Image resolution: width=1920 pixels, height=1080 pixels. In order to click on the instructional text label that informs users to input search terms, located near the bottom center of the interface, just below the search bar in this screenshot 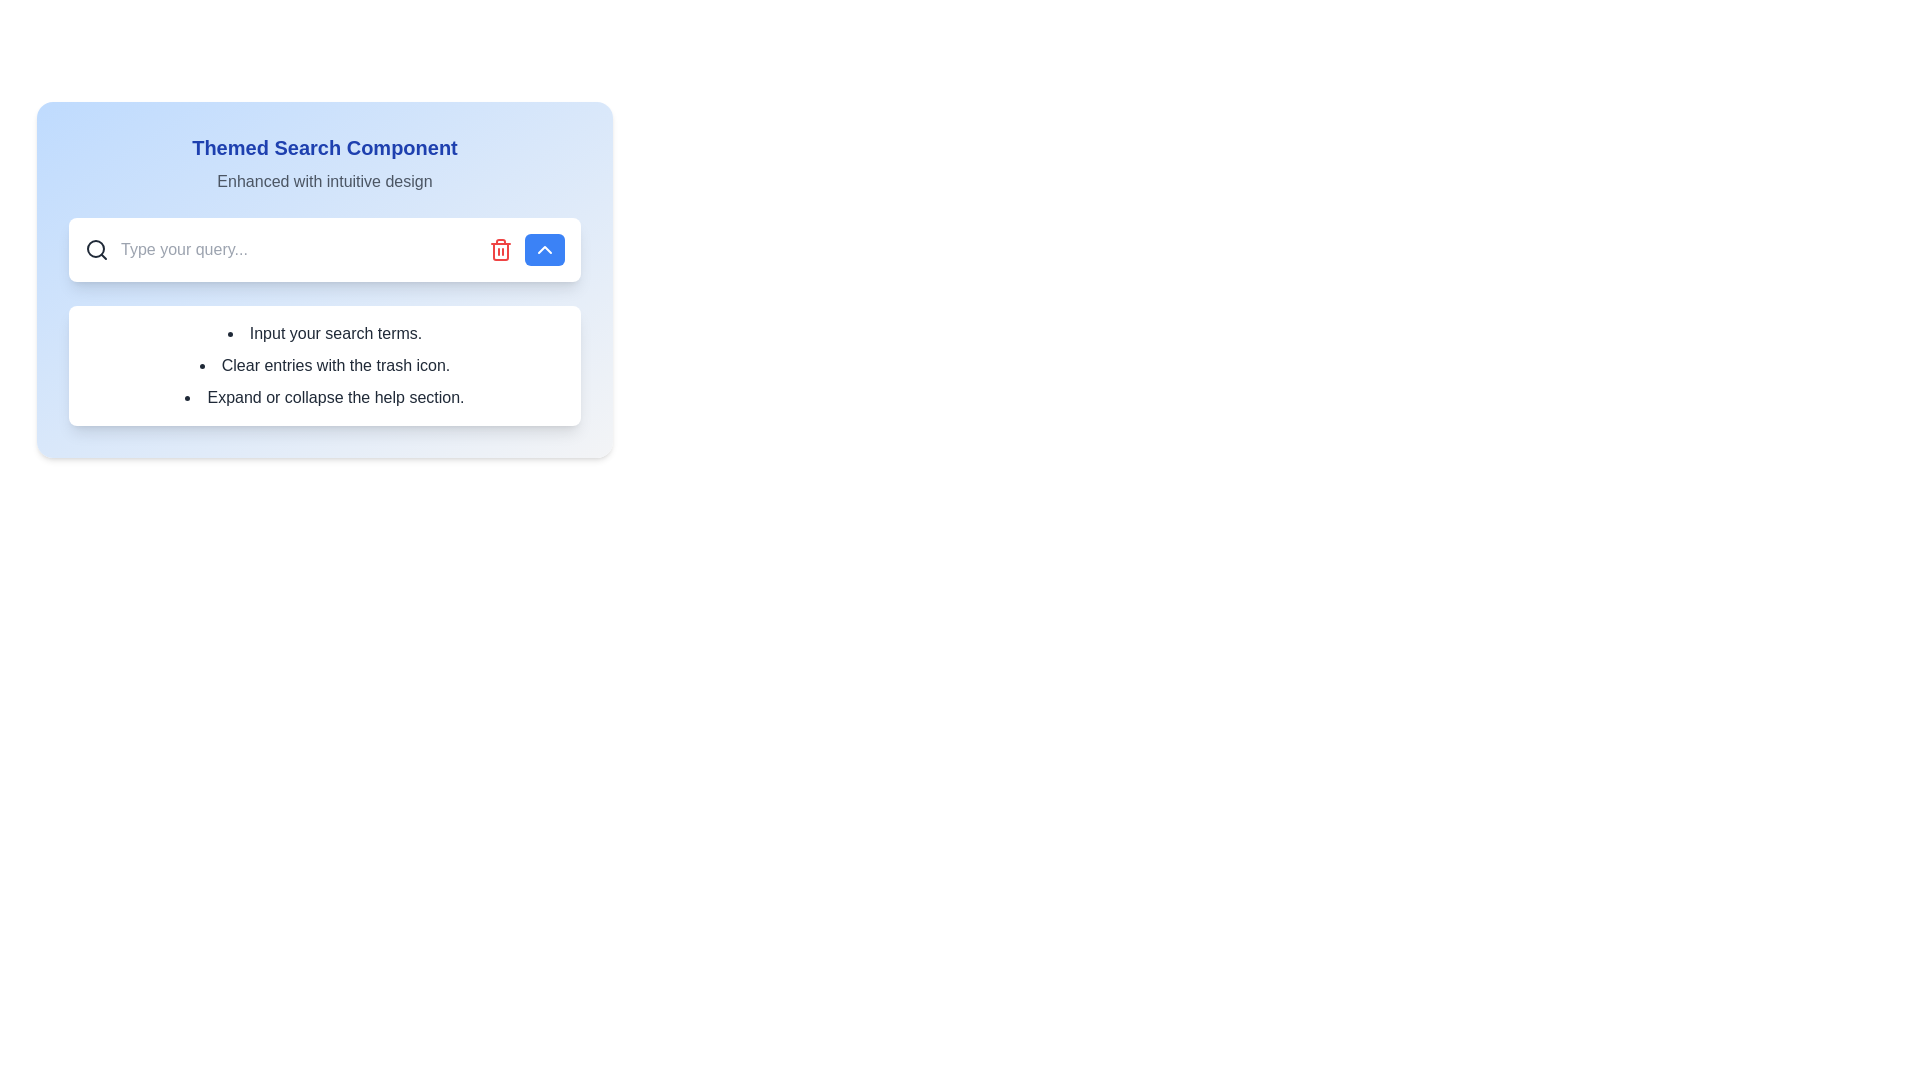, I will do `click(325, 333)`.